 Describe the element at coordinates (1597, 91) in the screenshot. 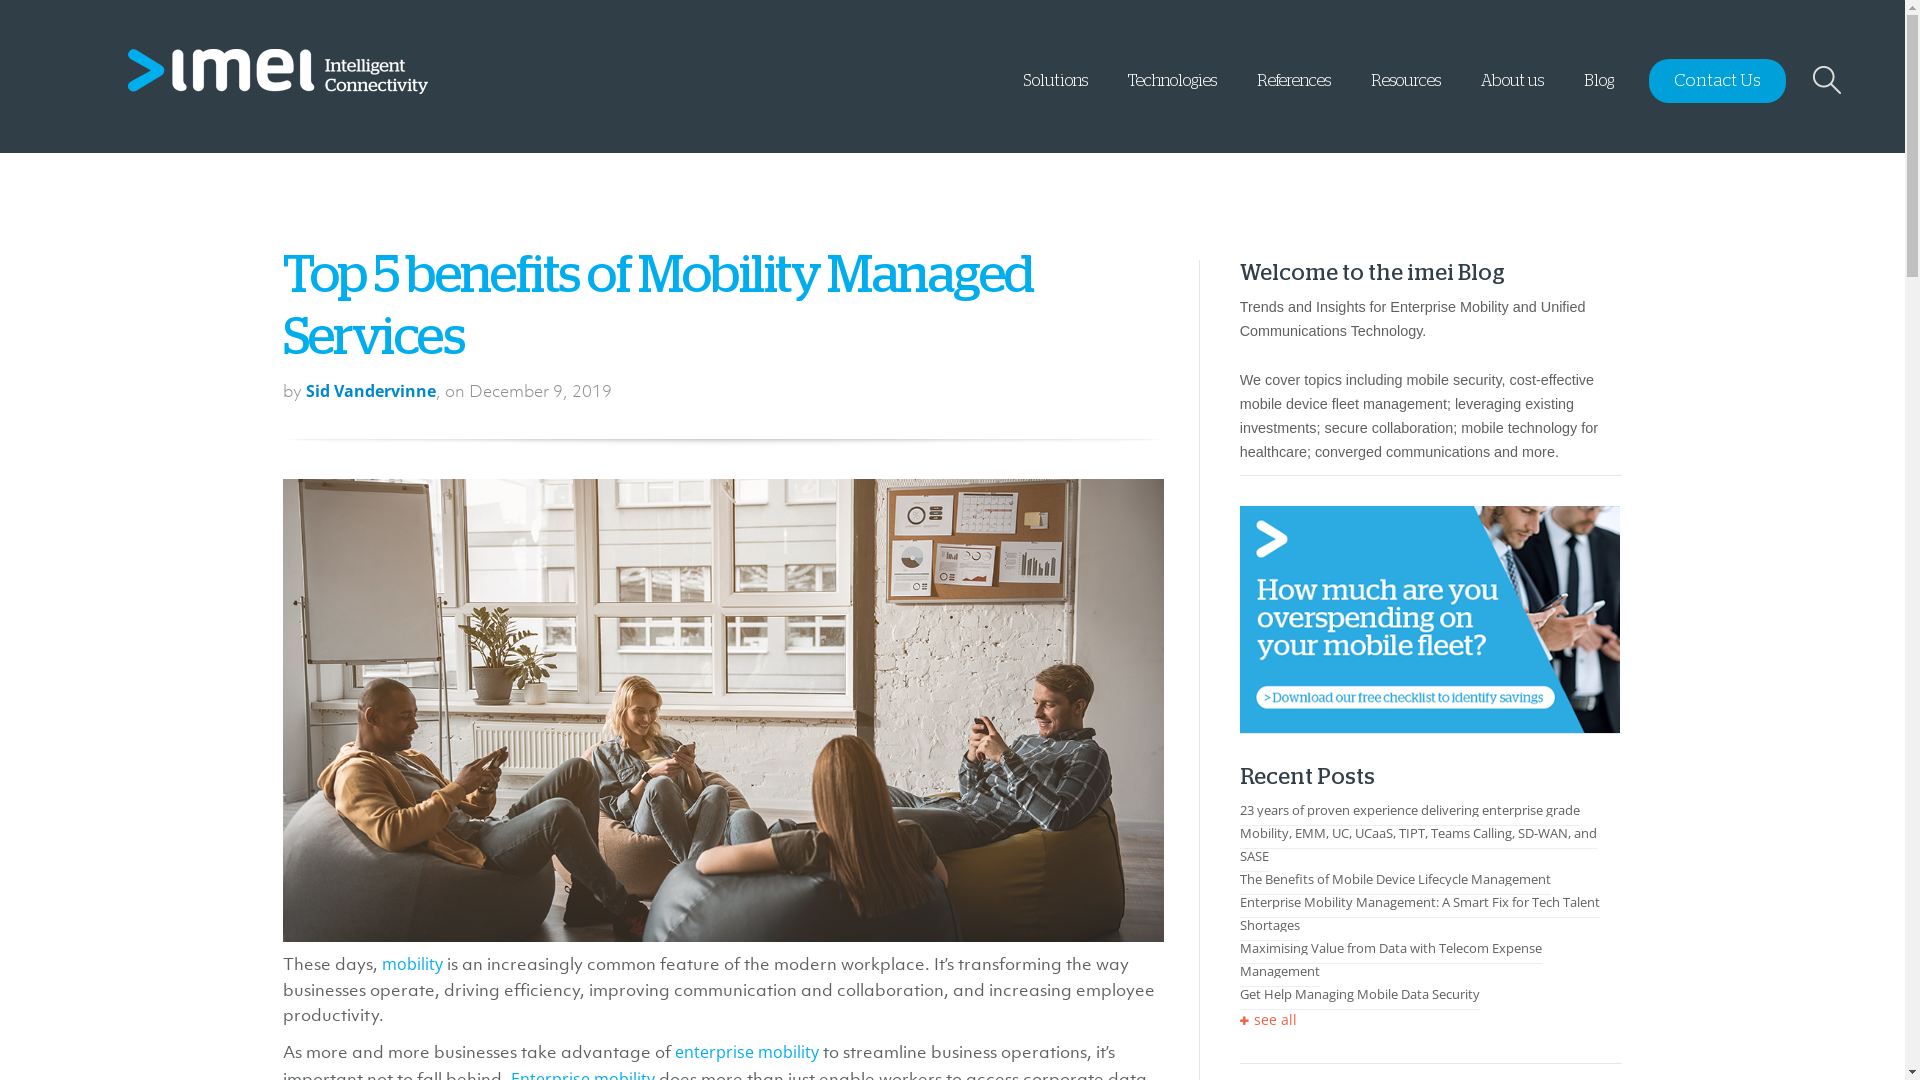

I see `'Blog'` at that location.